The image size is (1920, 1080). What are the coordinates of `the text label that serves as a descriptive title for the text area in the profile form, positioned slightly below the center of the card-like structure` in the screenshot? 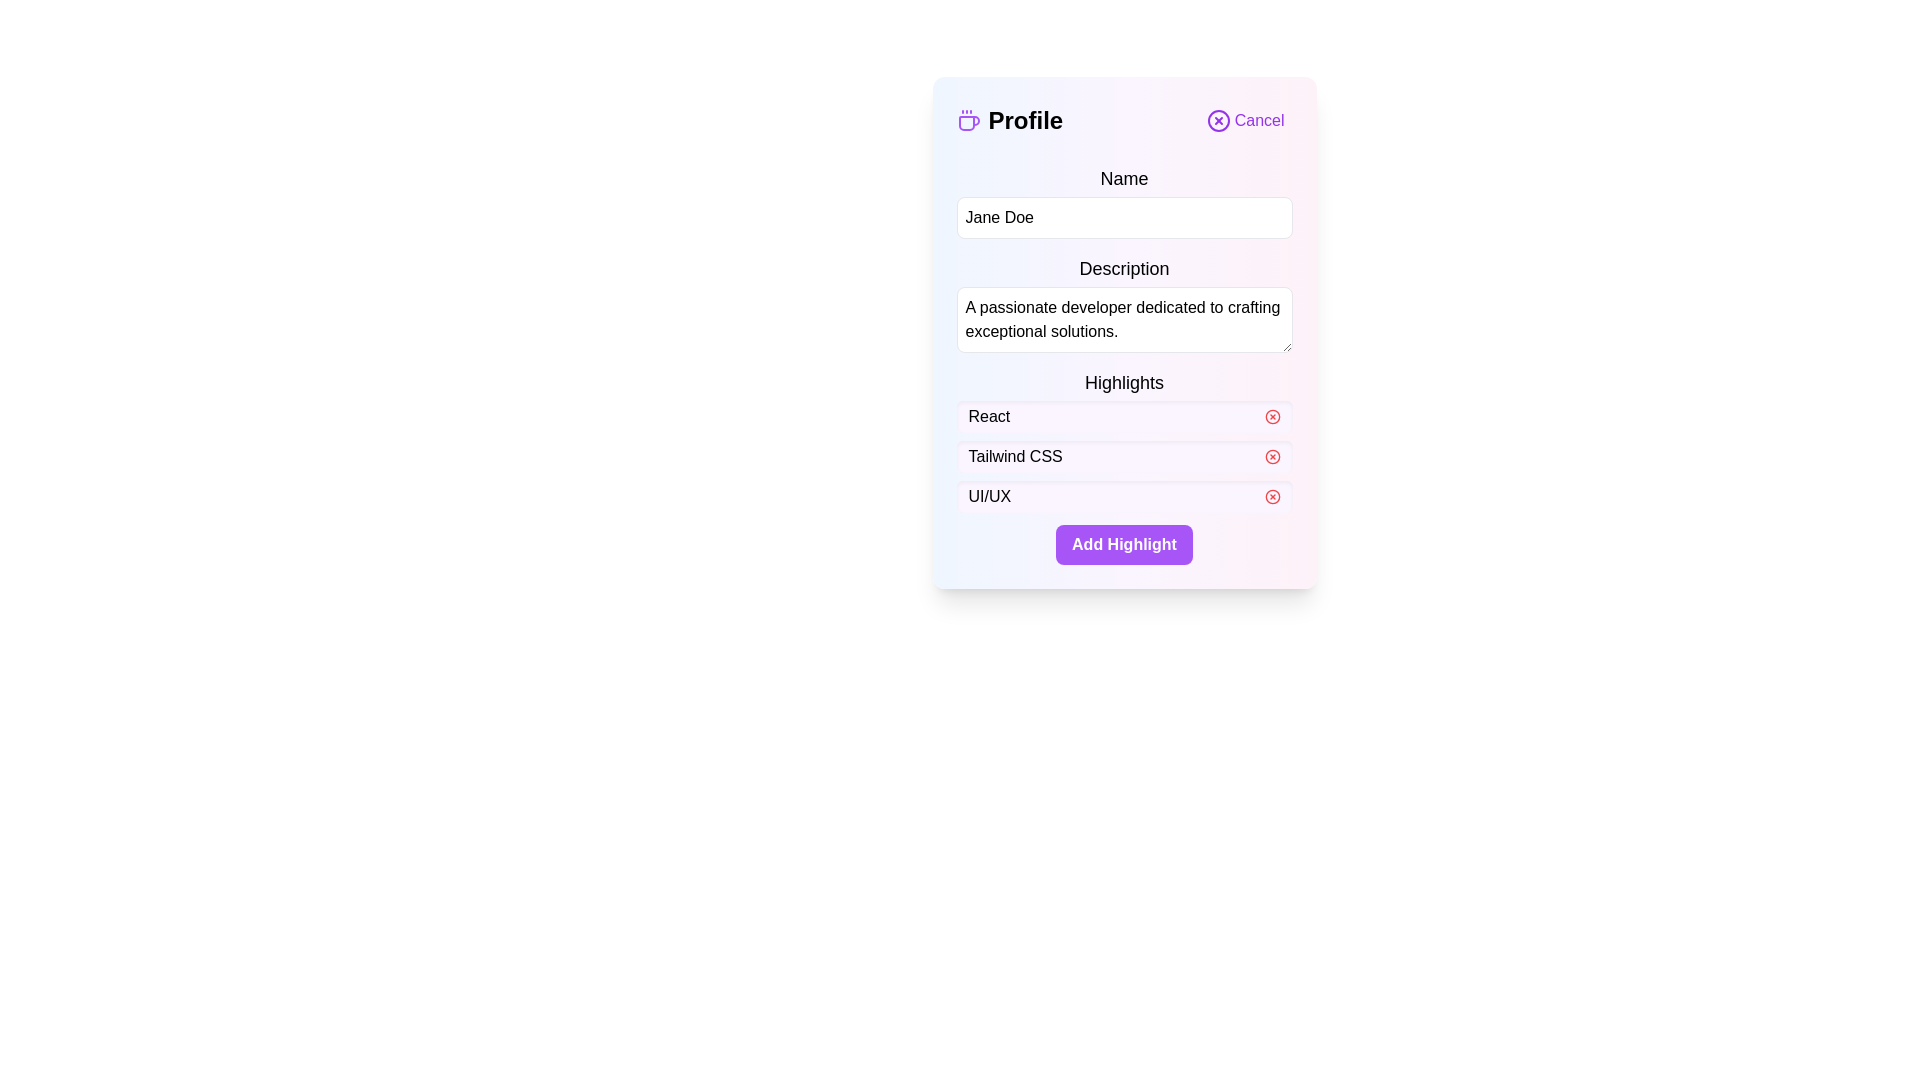 It's located at (1124, 268).